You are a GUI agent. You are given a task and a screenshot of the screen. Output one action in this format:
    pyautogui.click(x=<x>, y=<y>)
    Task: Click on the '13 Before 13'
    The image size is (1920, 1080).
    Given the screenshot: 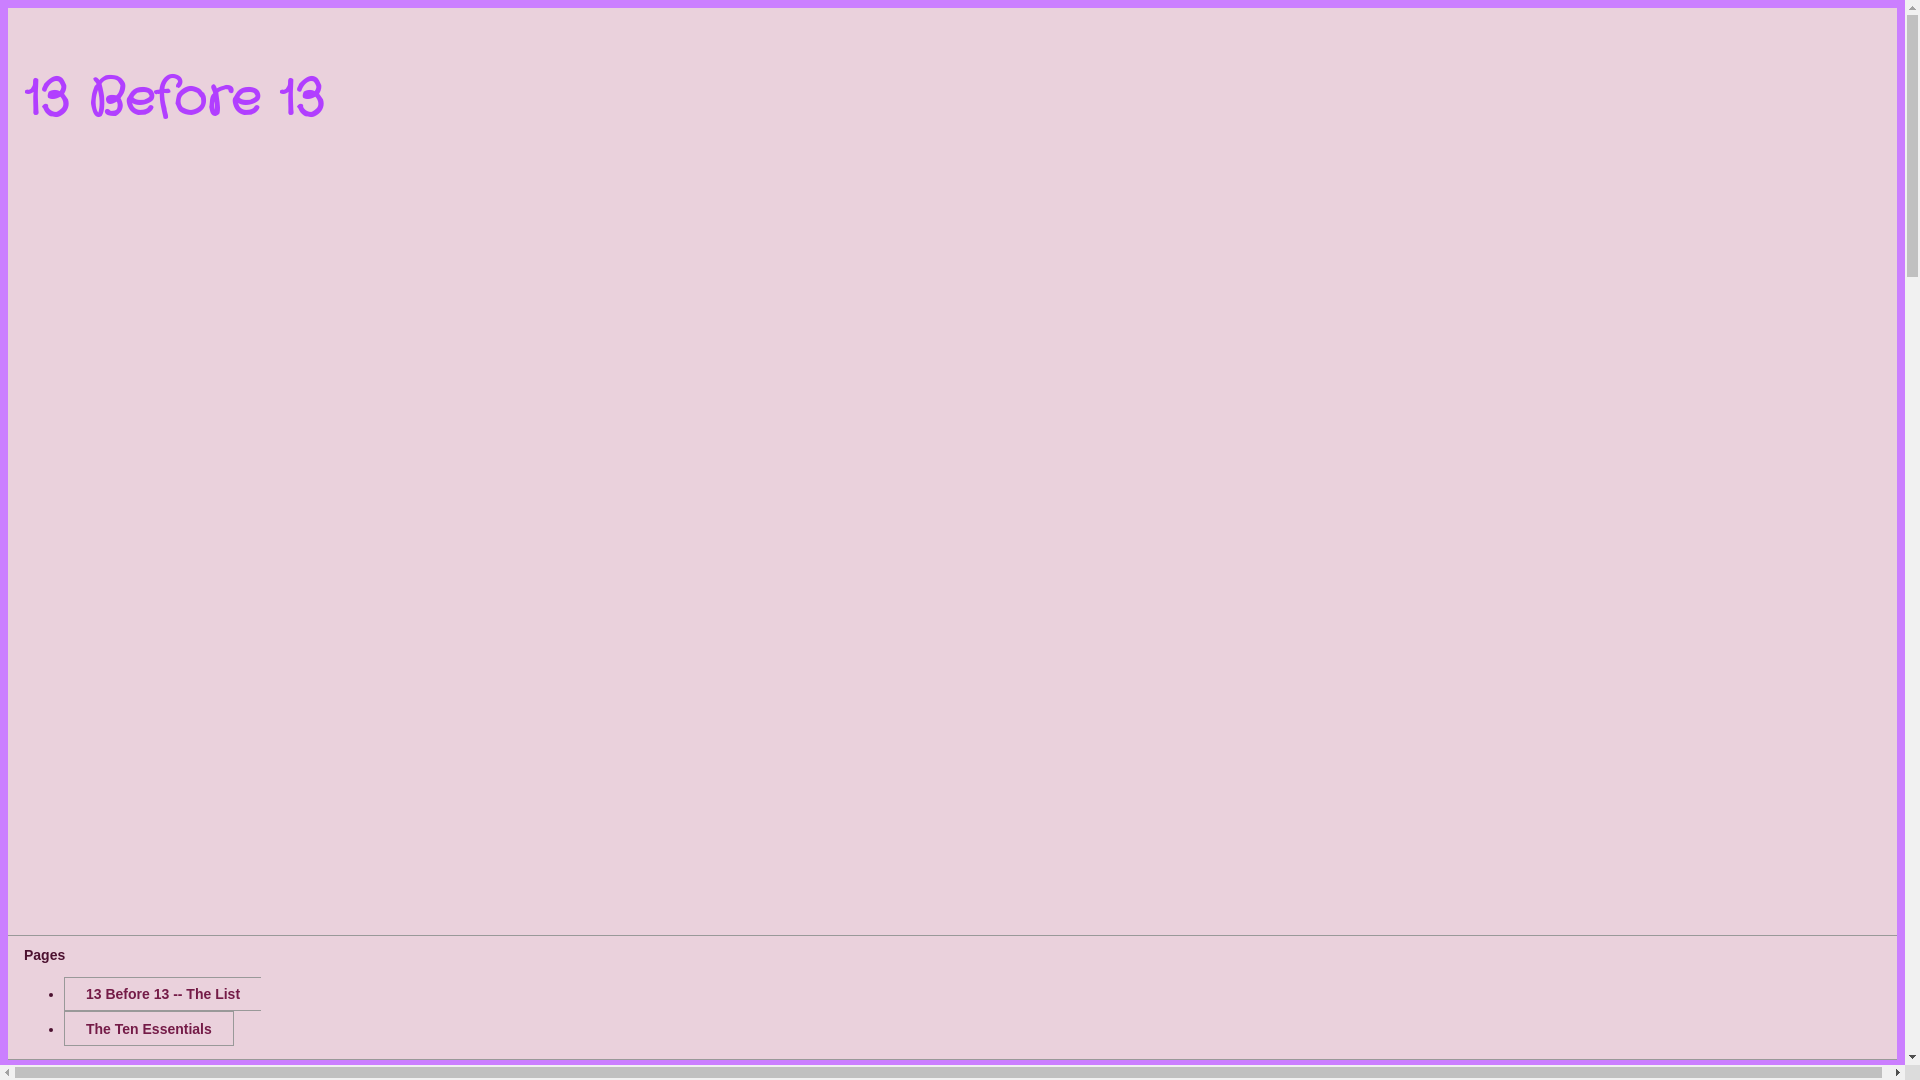 What is the action you would take?
    pyautogui.click(x=173, y=100)
    